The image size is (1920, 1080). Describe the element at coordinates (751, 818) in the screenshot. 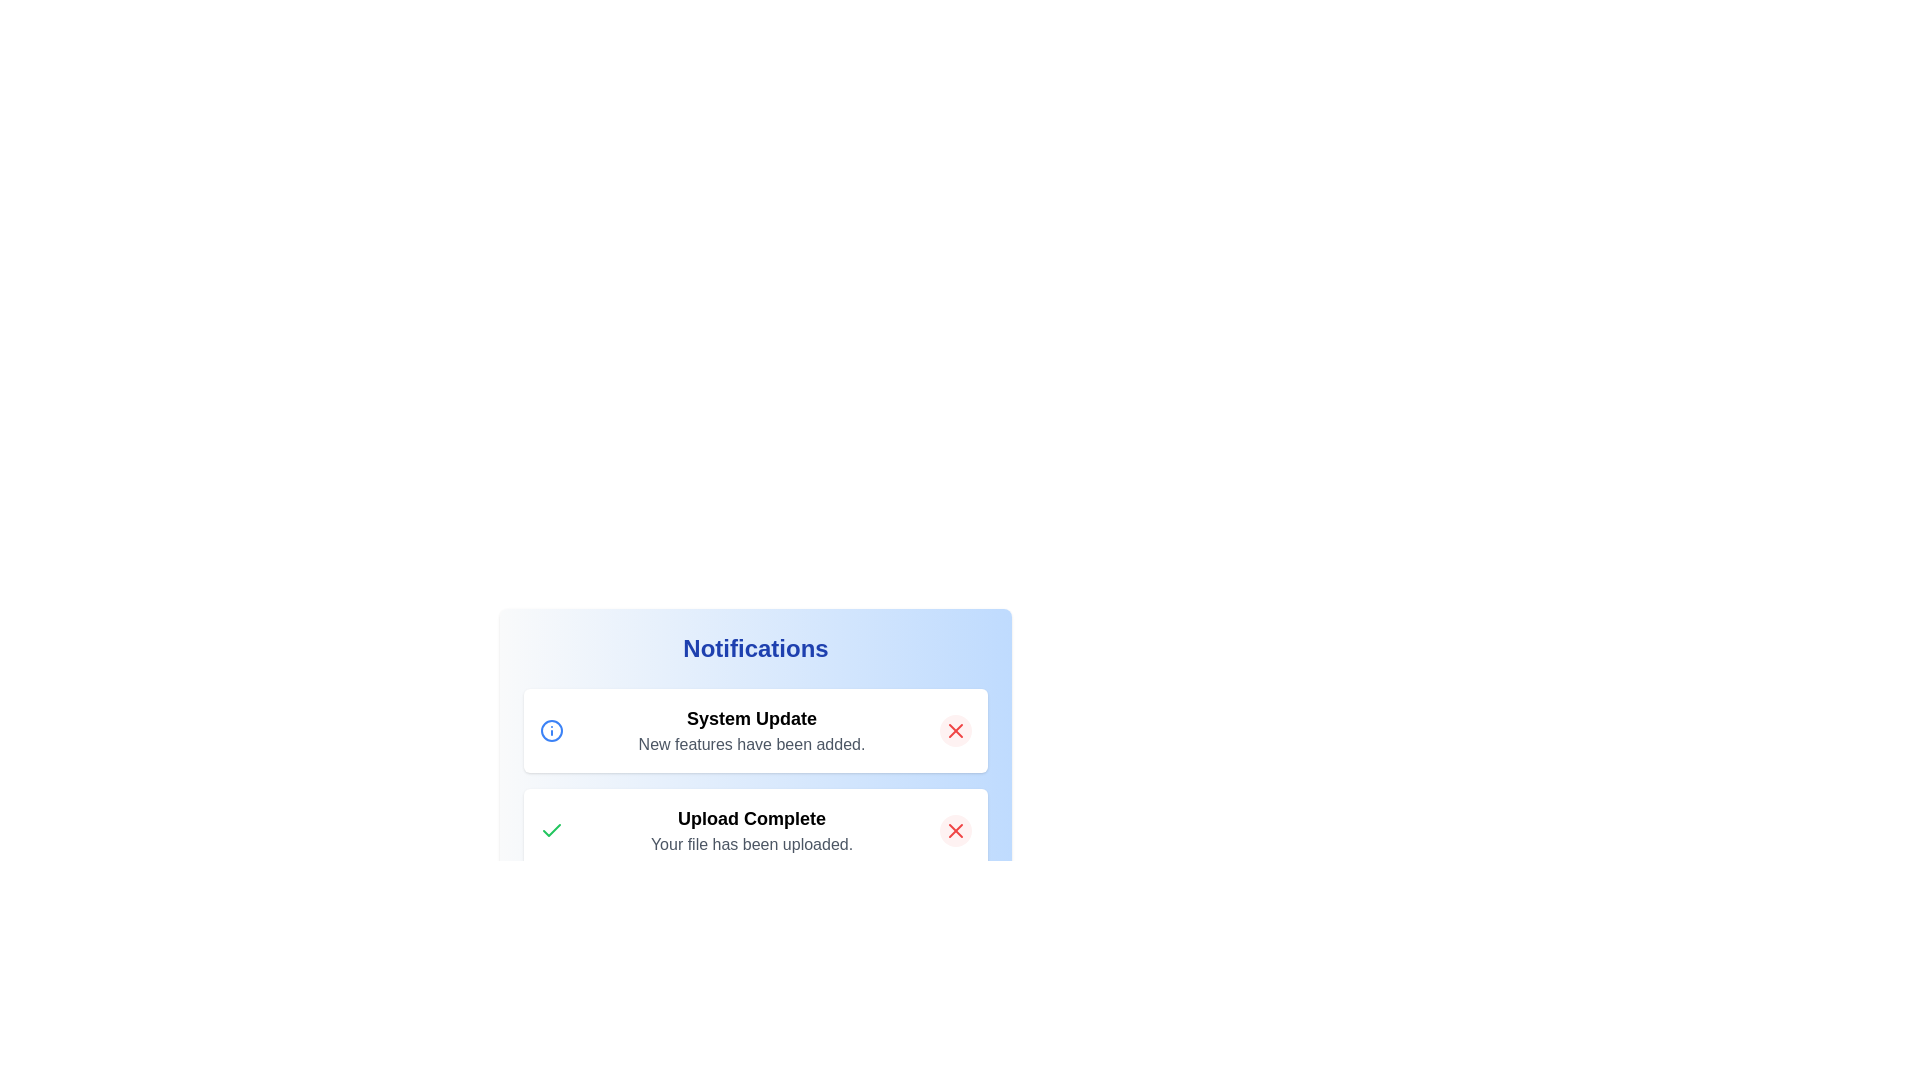

I see `text displayed in the heading of the notification card, which summarizes the context of the upload being completed` at that location.